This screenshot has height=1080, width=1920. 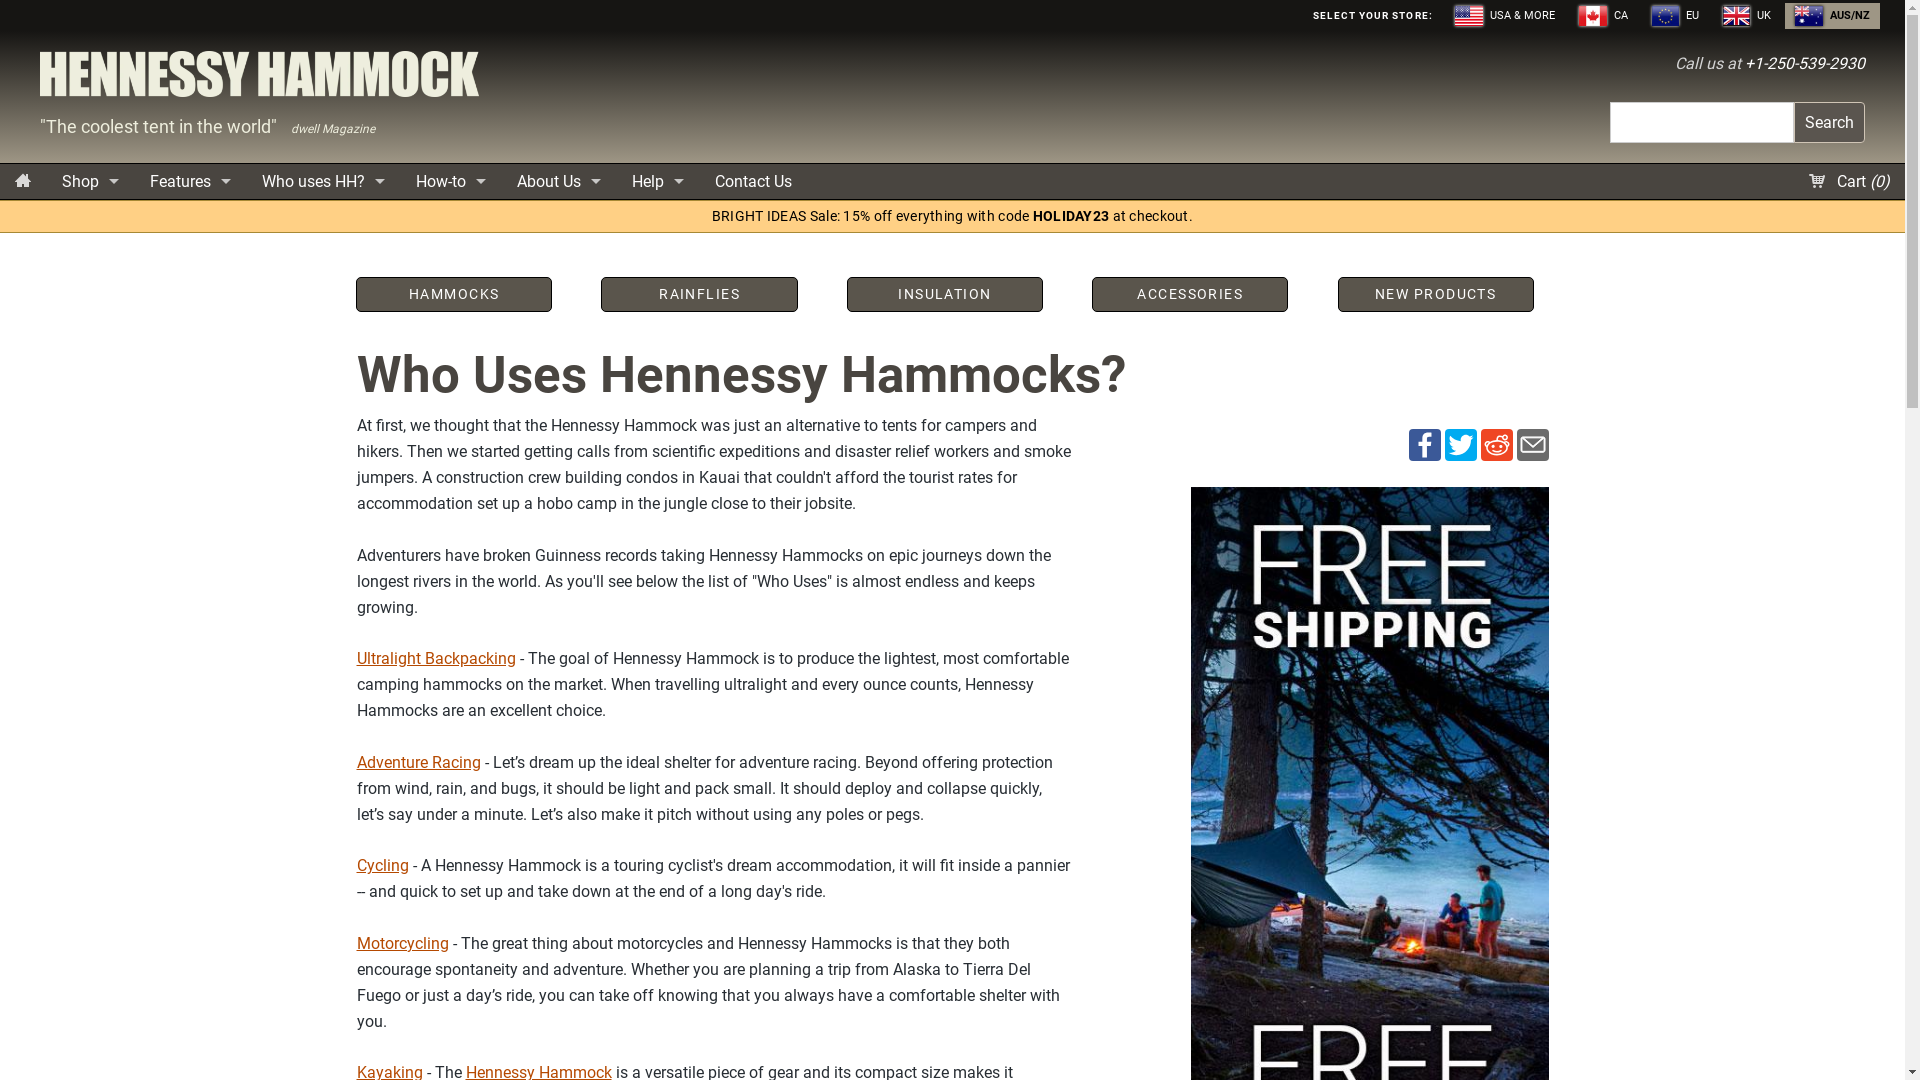 What do you see at coordinates (752, 181) in the screenshot?
I see `'Contact Us'` at bounding box center [752, 181].